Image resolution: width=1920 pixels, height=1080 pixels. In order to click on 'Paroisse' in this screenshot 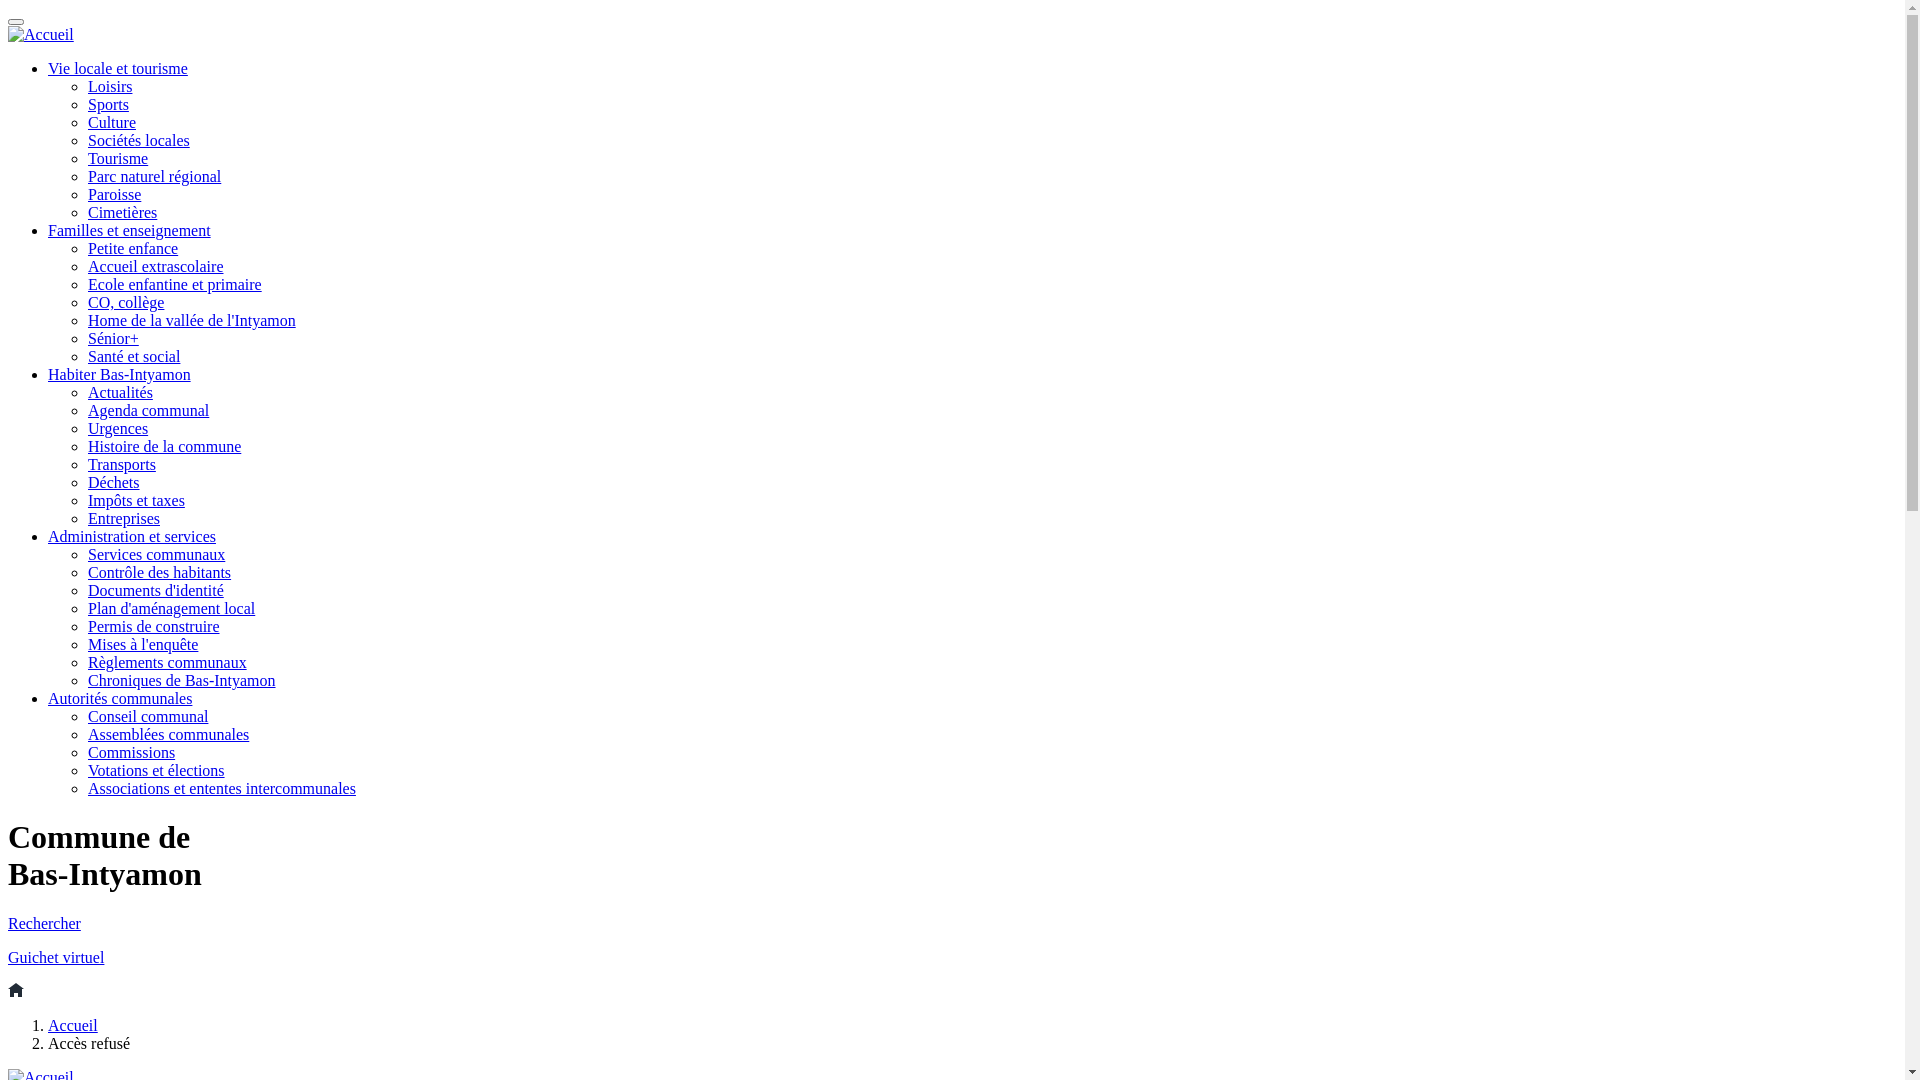, I will do `click(113, 194)`.